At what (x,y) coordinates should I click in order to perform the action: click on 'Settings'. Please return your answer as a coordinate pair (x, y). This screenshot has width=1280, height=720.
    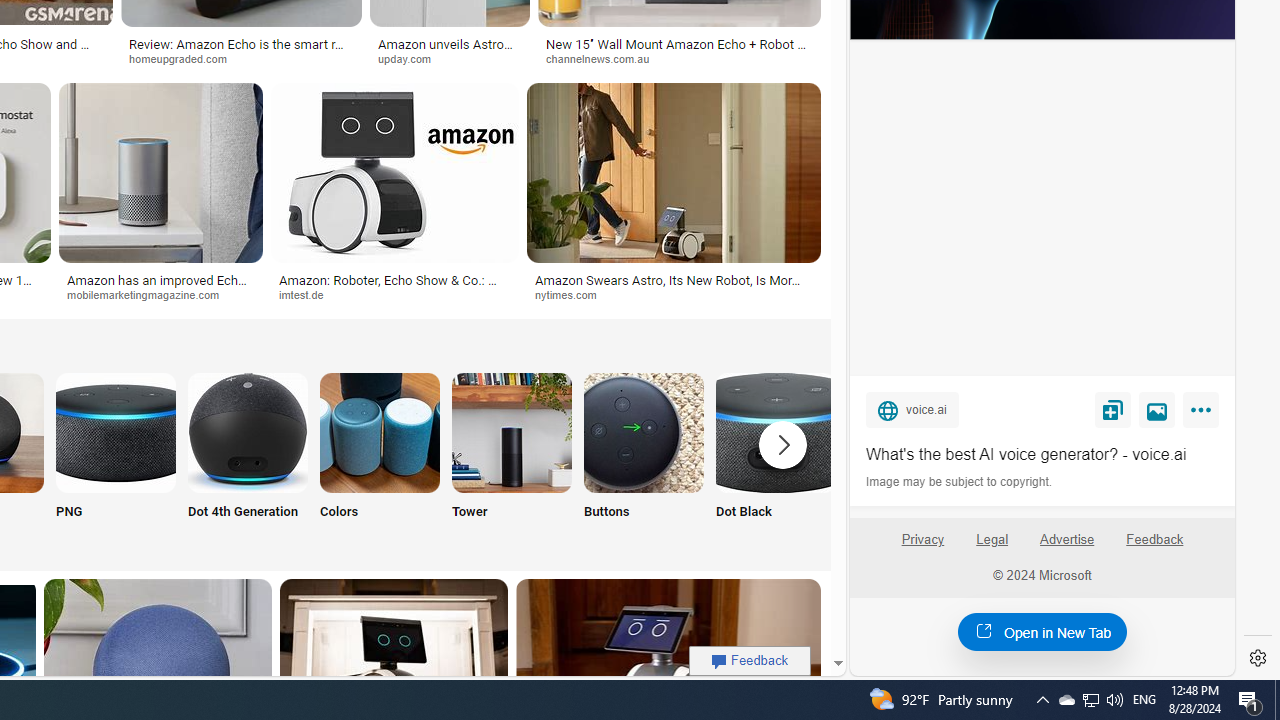
    Looking at the image, I should click on (1257, 658).